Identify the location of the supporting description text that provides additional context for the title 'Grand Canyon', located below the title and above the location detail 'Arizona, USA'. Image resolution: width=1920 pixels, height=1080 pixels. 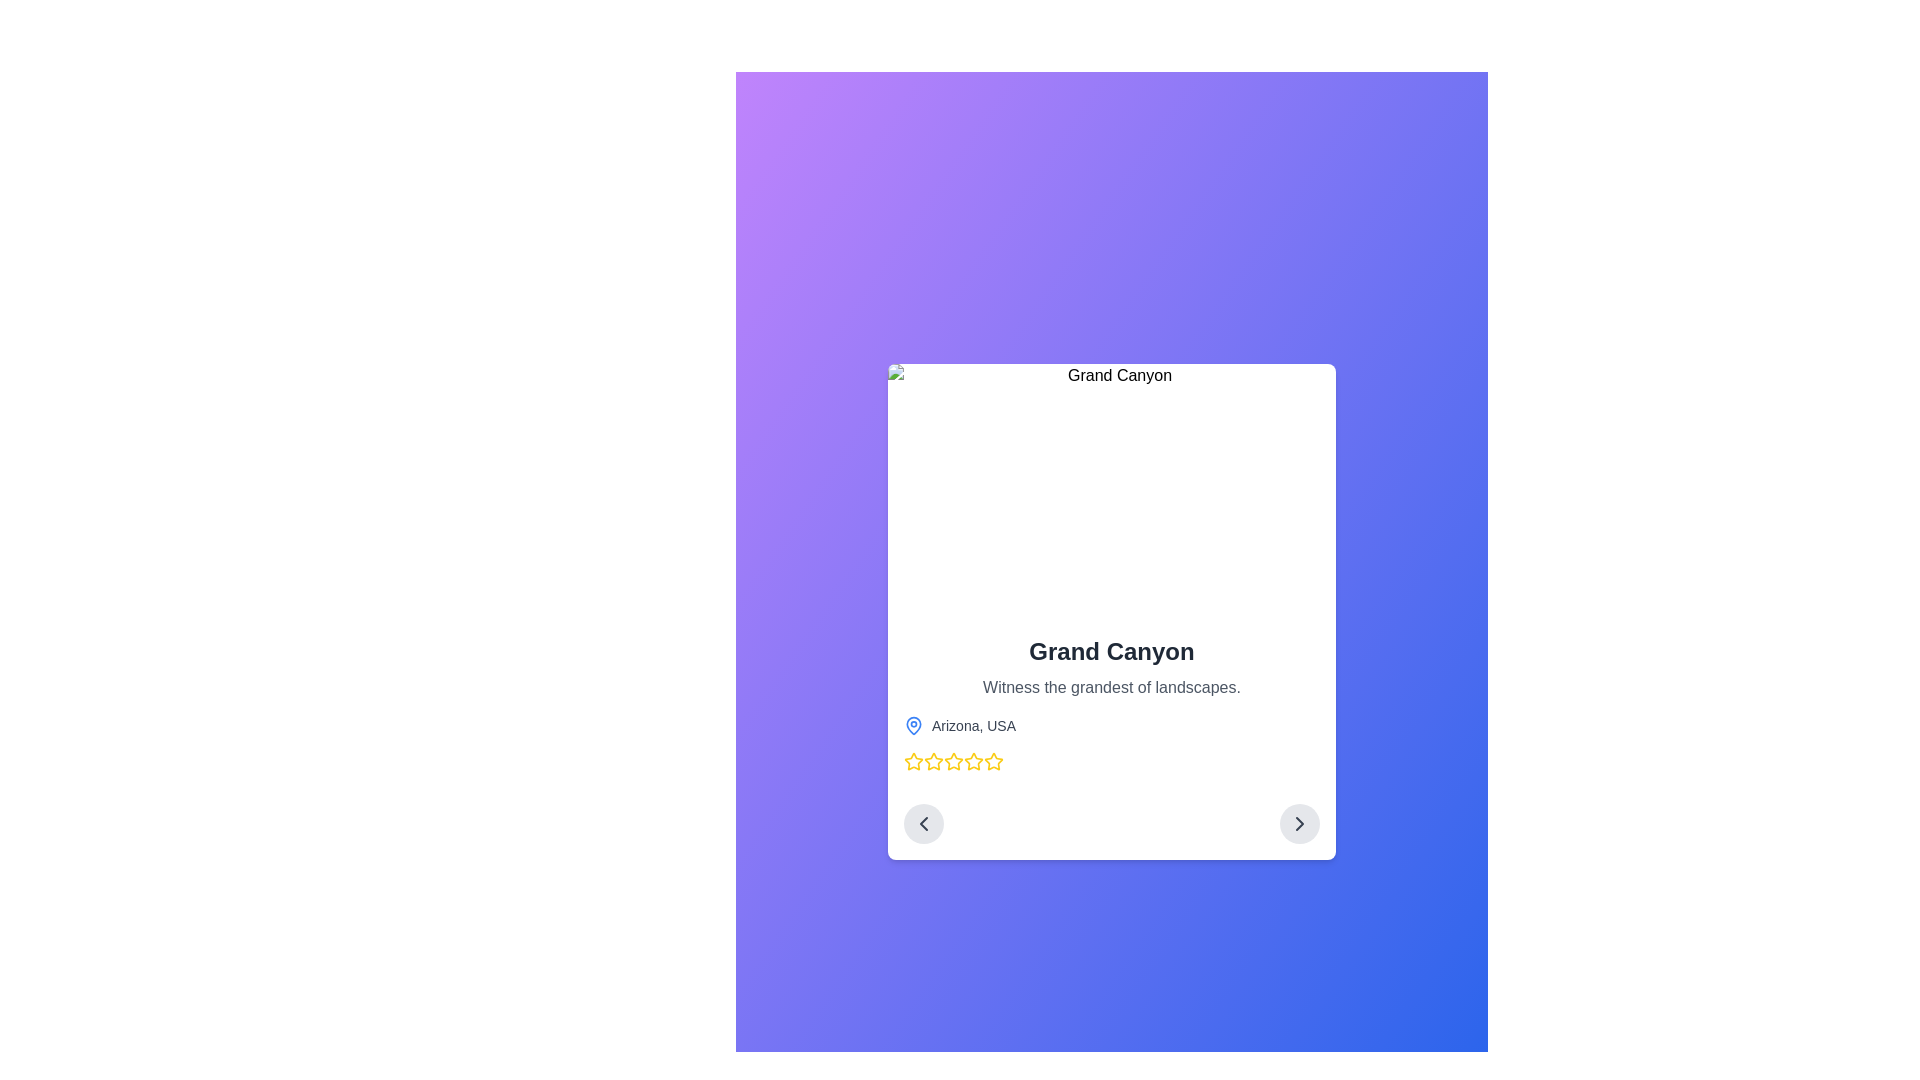
(1111, 686).